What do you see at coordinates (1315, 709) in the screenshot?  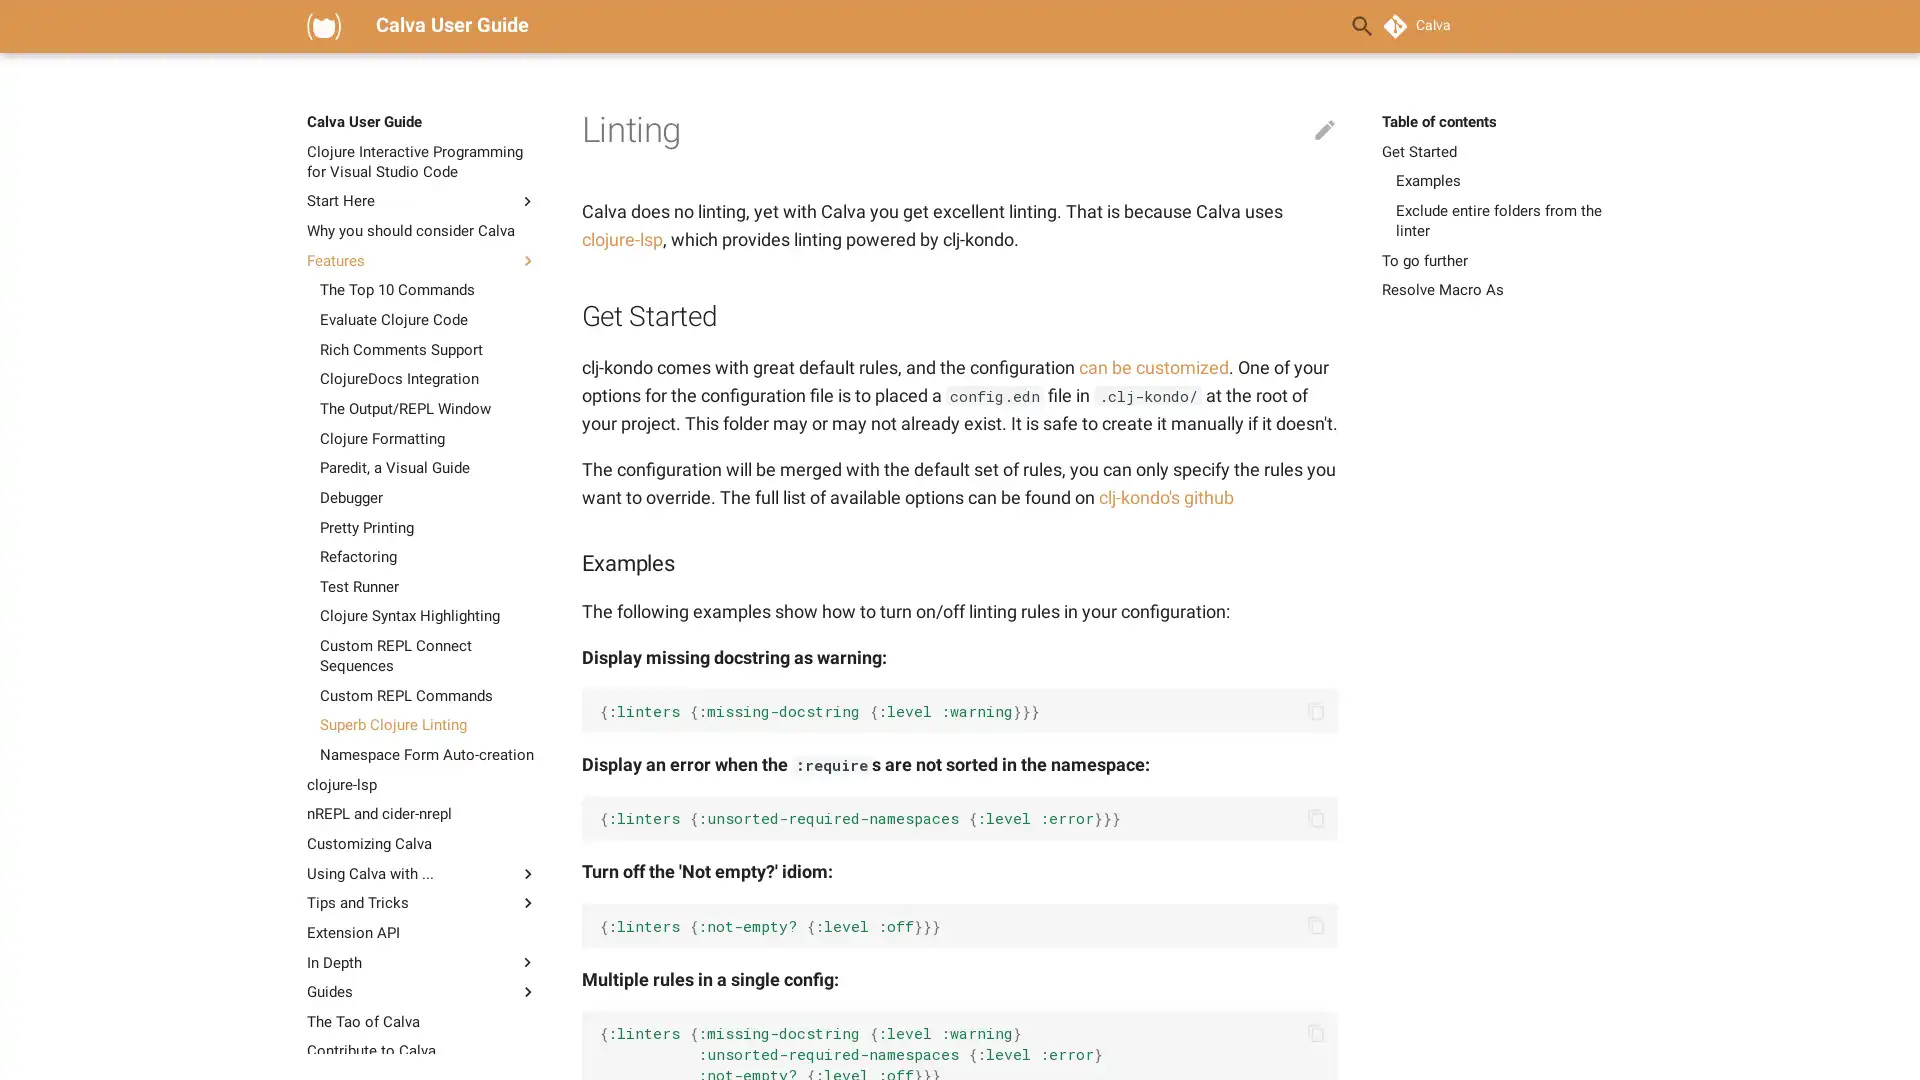 I see `Copy to clipboard` at bounding box center [1315, 709].